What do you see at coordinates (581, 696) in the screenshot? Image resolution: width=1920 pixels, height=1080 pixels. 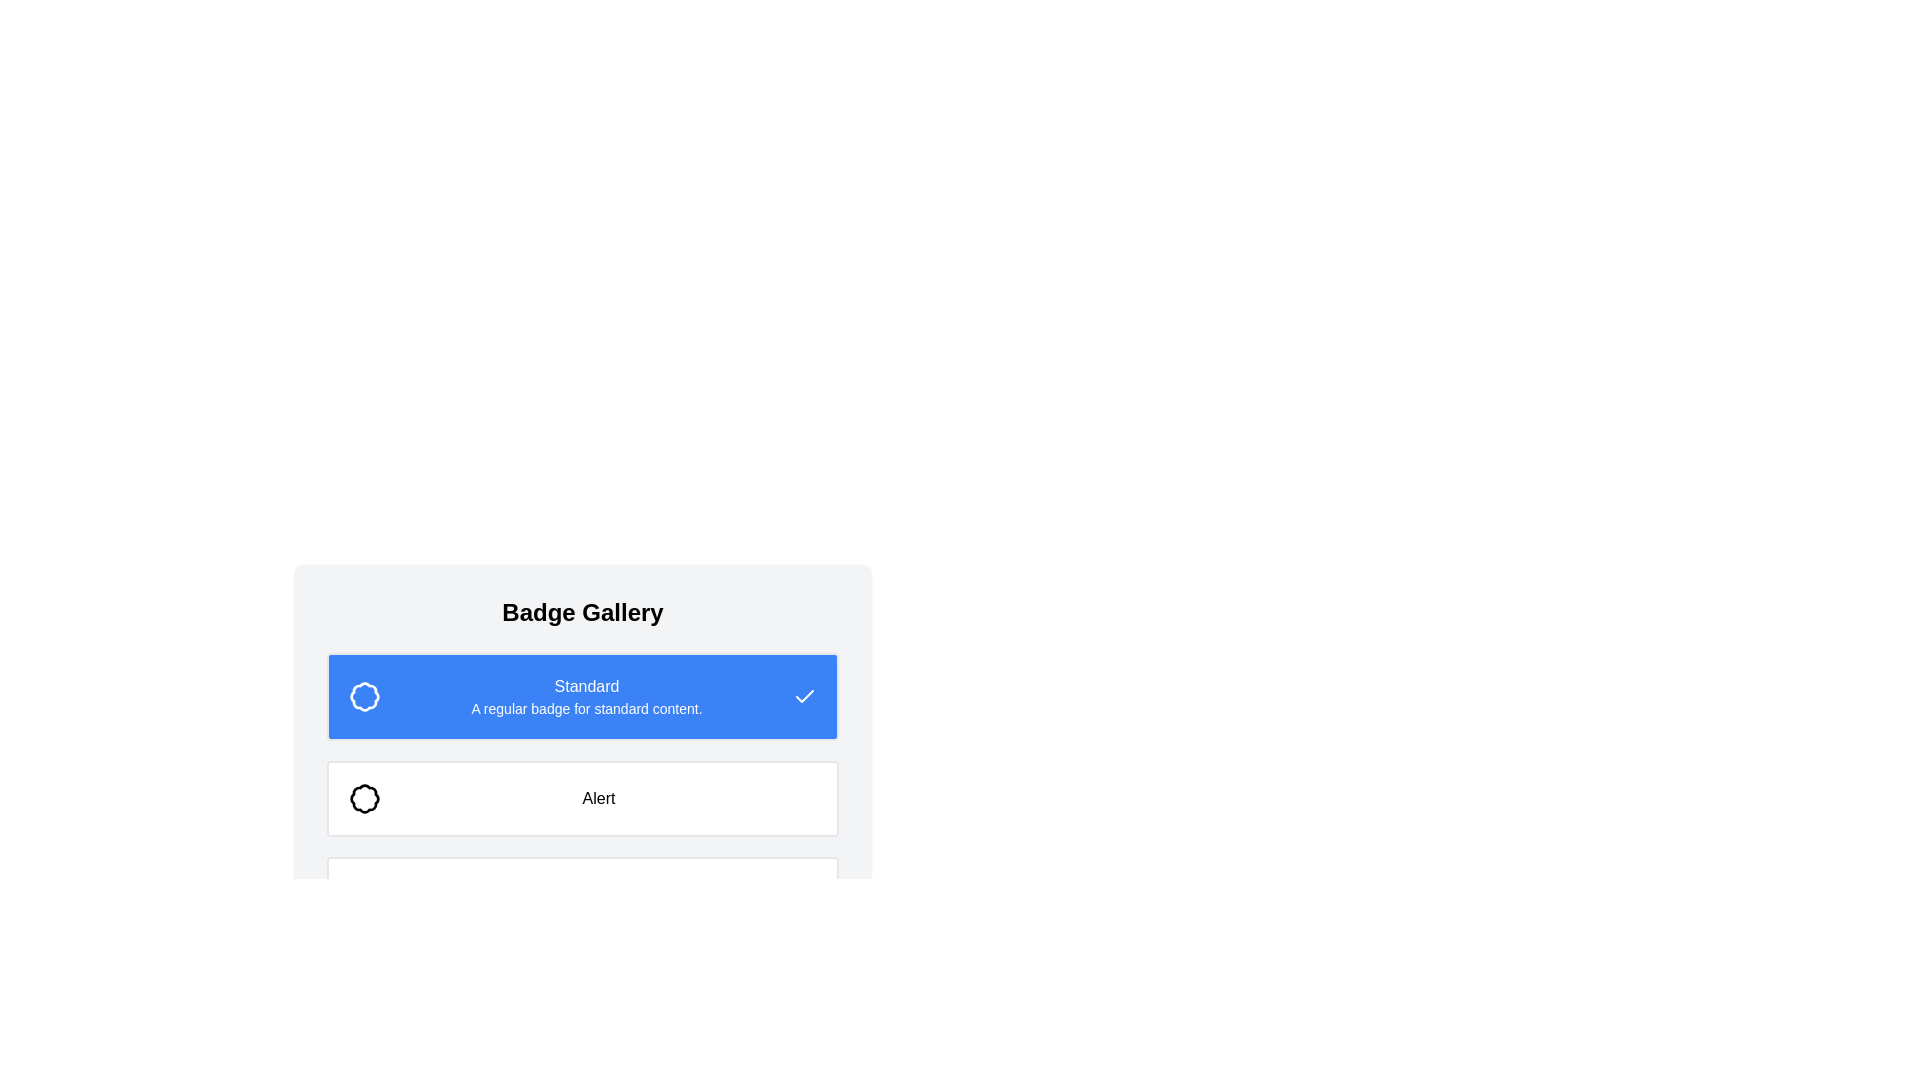 I see `the first card` at bounding box center [581, 696].